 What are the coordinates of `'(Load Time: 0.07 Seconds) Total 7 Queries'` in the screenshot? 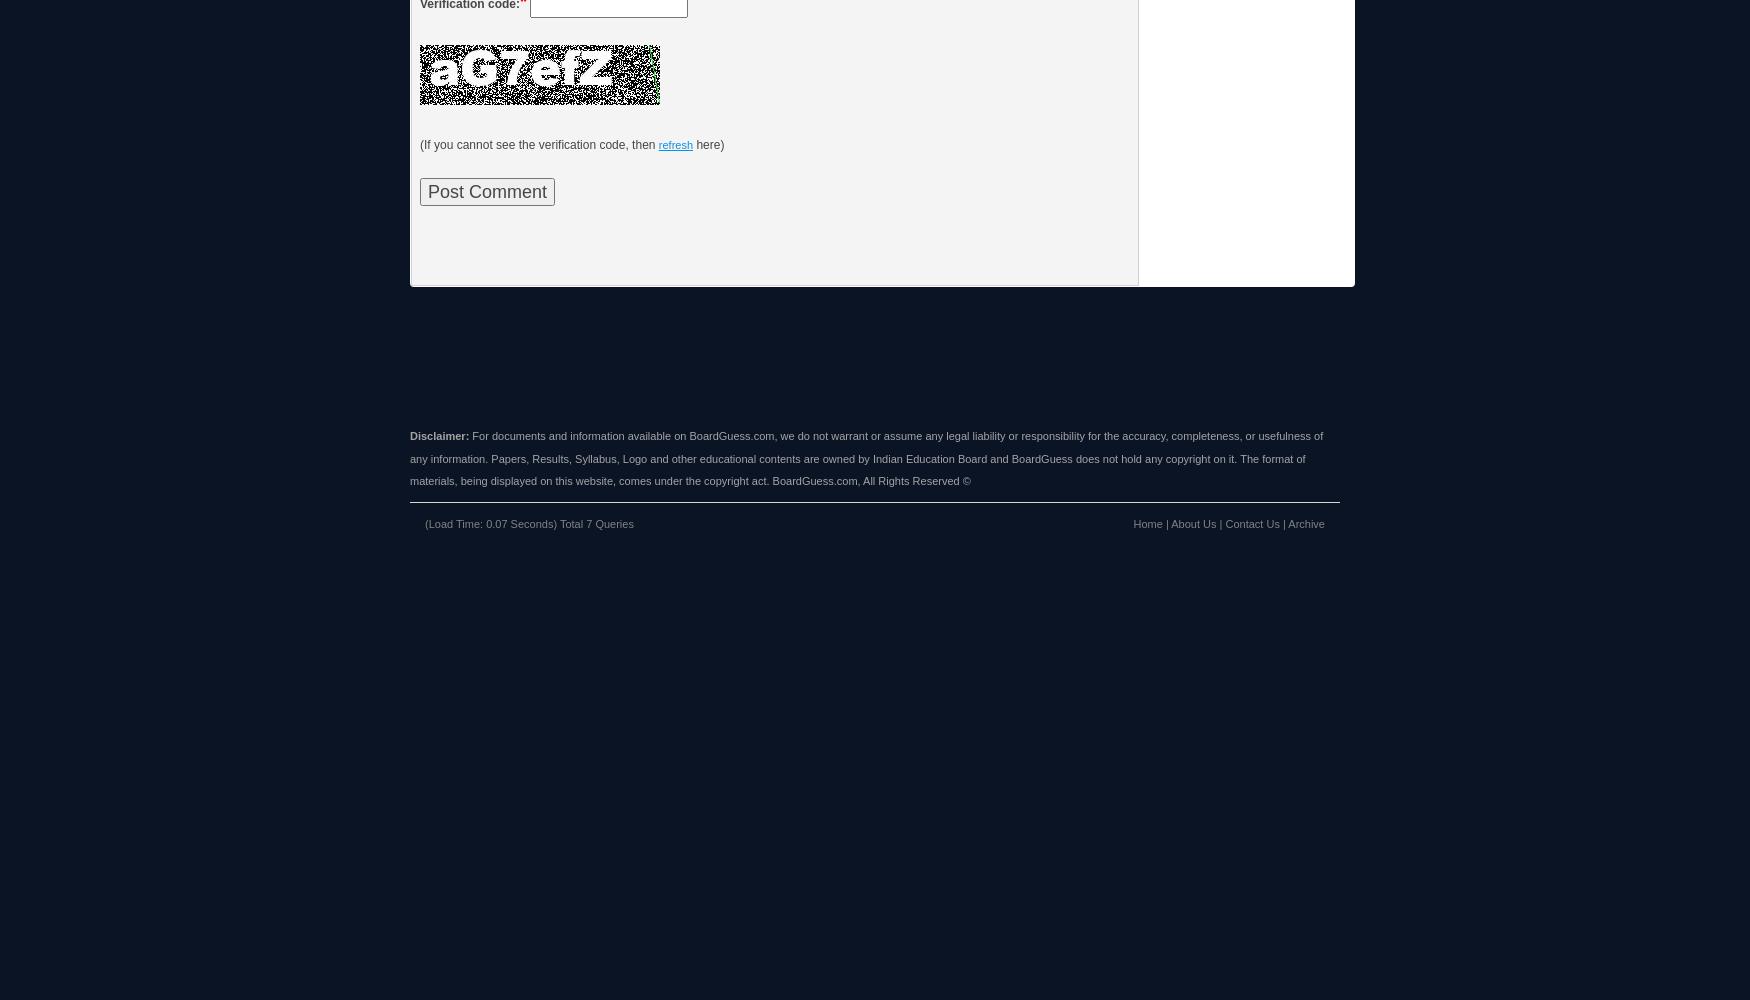 It's located at (528, 523).